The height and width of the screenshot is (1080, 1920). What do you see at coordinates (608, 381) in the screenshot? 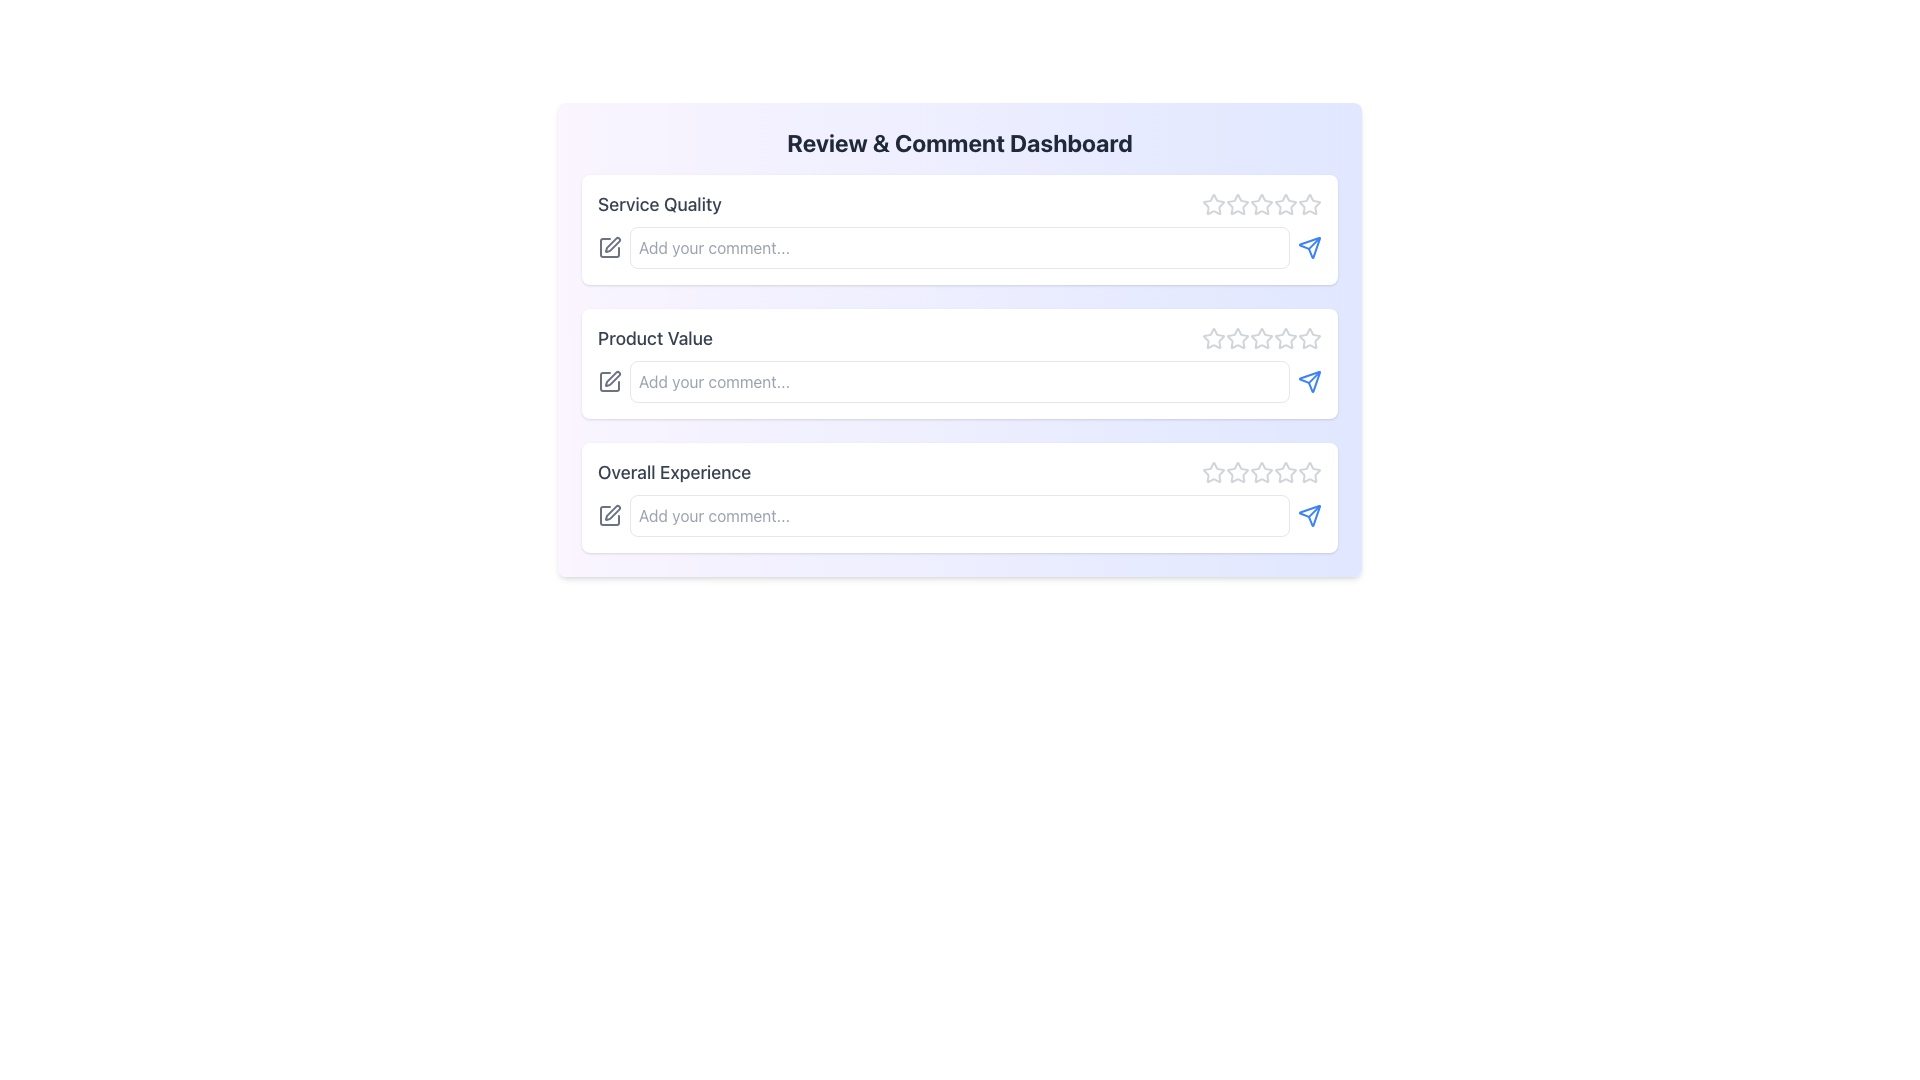
I see `the editing icon located to the left of the comment text box in the second row of the 'Product Value' section to initiate the edit function` at bounding box center [608, 381].